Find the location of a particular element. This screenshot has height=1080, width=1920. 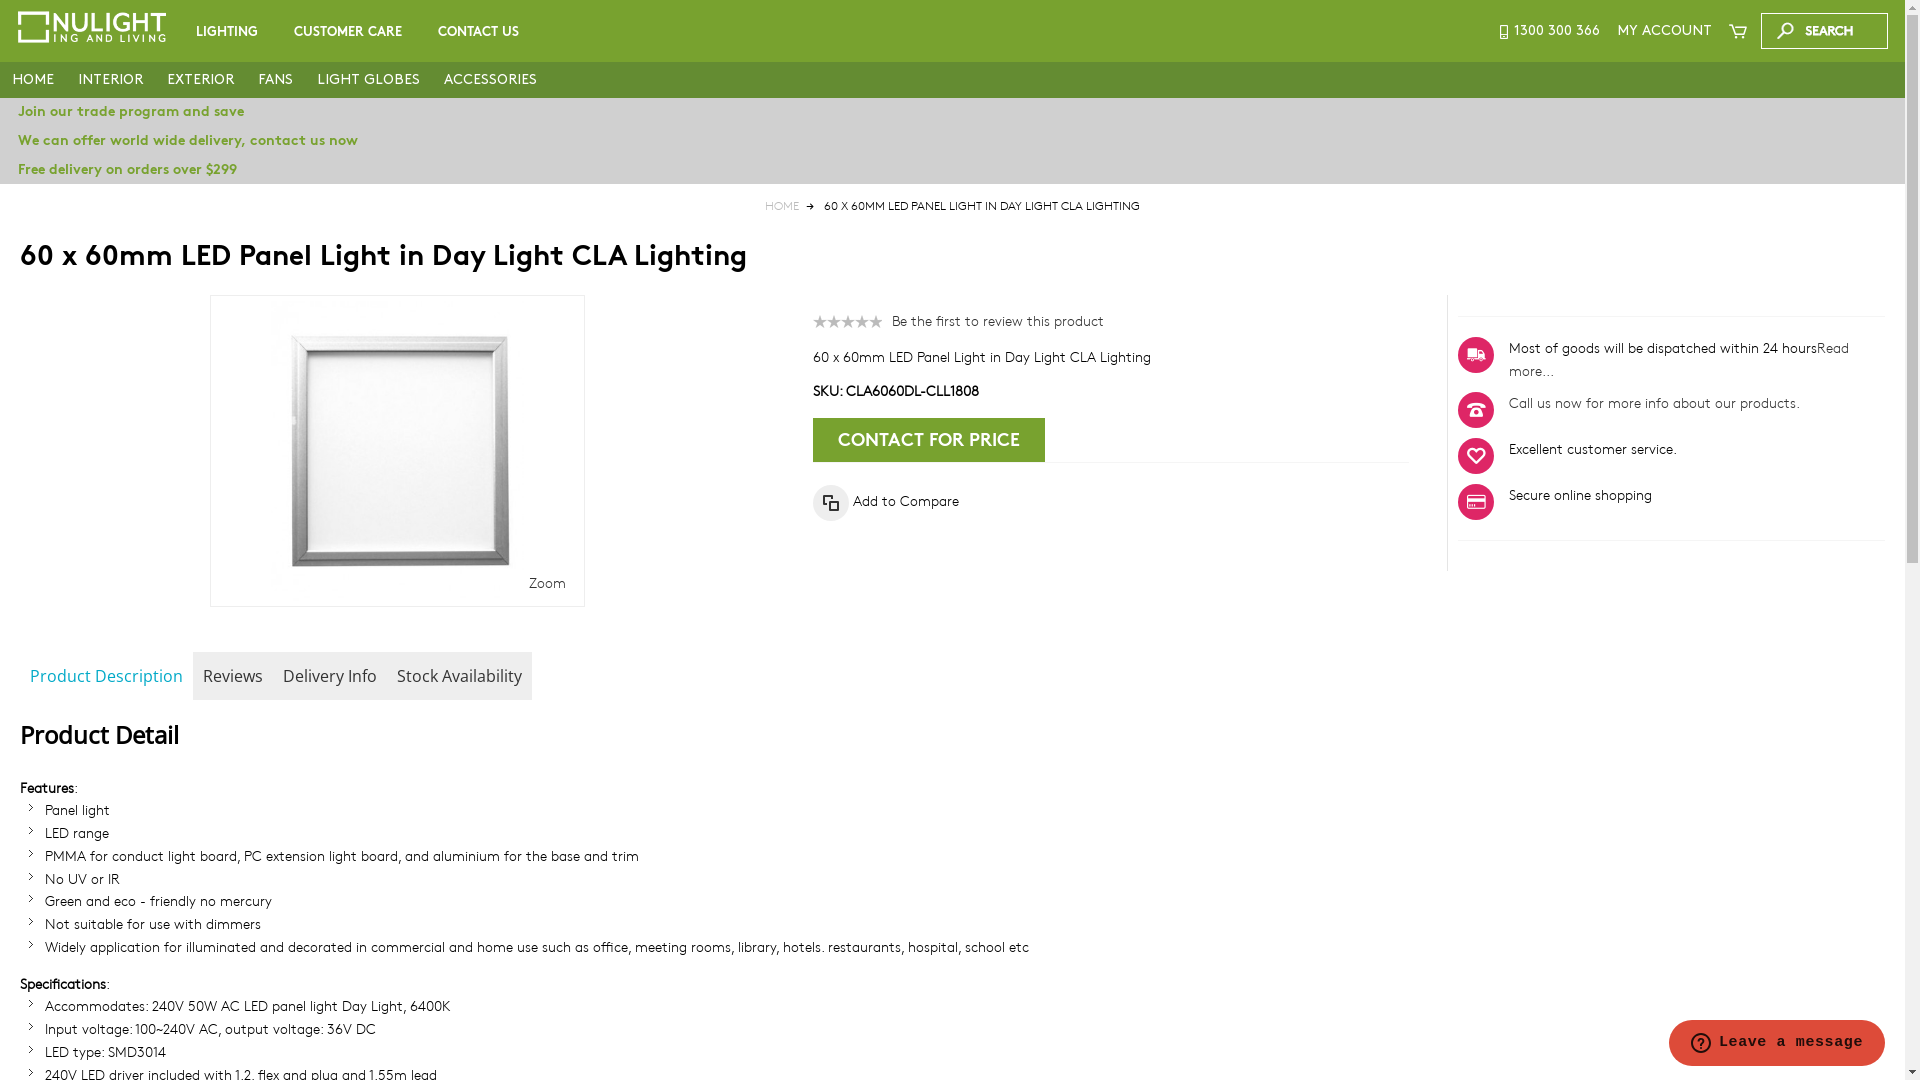

'60 x 60mm LED Panel Light in Day Light CLA Lighting' is located at coordinates (397, 451).